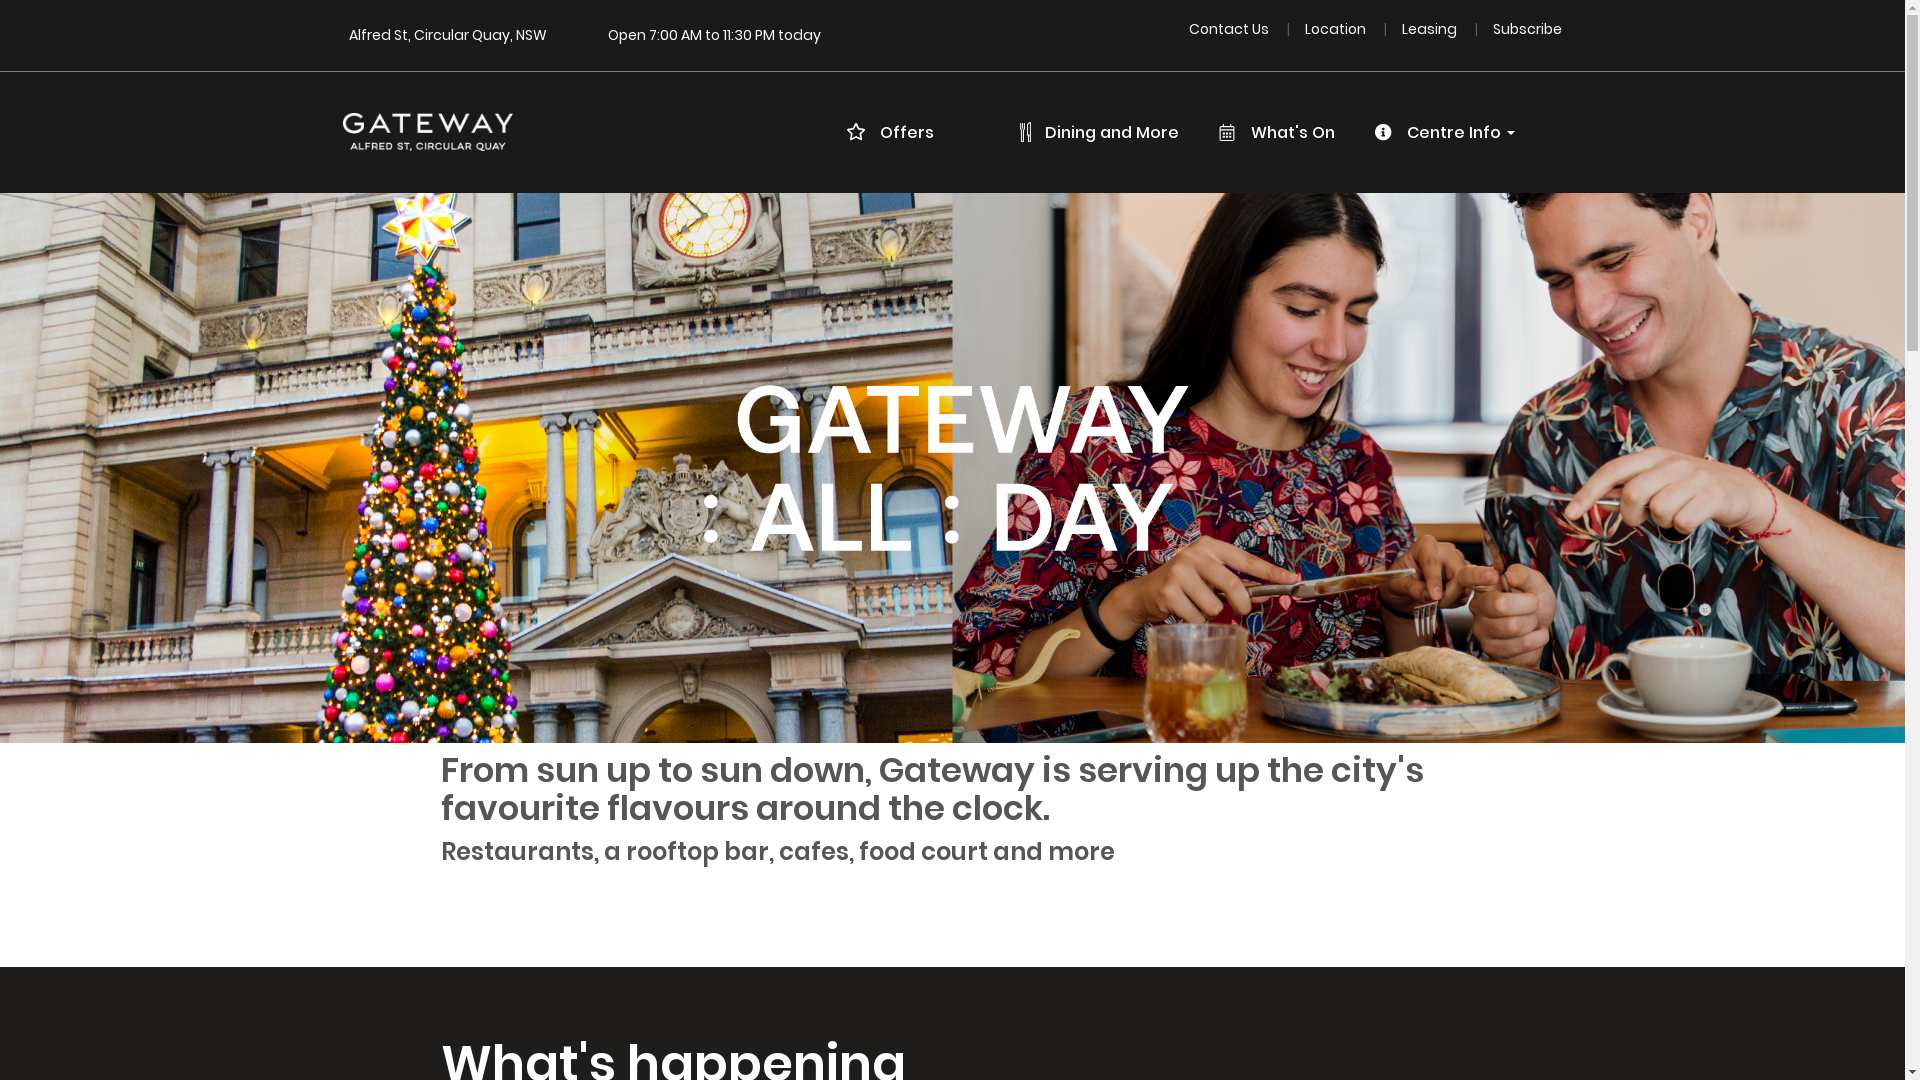 This screenshot has height=1080, width=1920. Describe the element at coordinates (347, 34) in the screenshot. I see `'Alfred St, Circular Quay, NSW'` at that location.